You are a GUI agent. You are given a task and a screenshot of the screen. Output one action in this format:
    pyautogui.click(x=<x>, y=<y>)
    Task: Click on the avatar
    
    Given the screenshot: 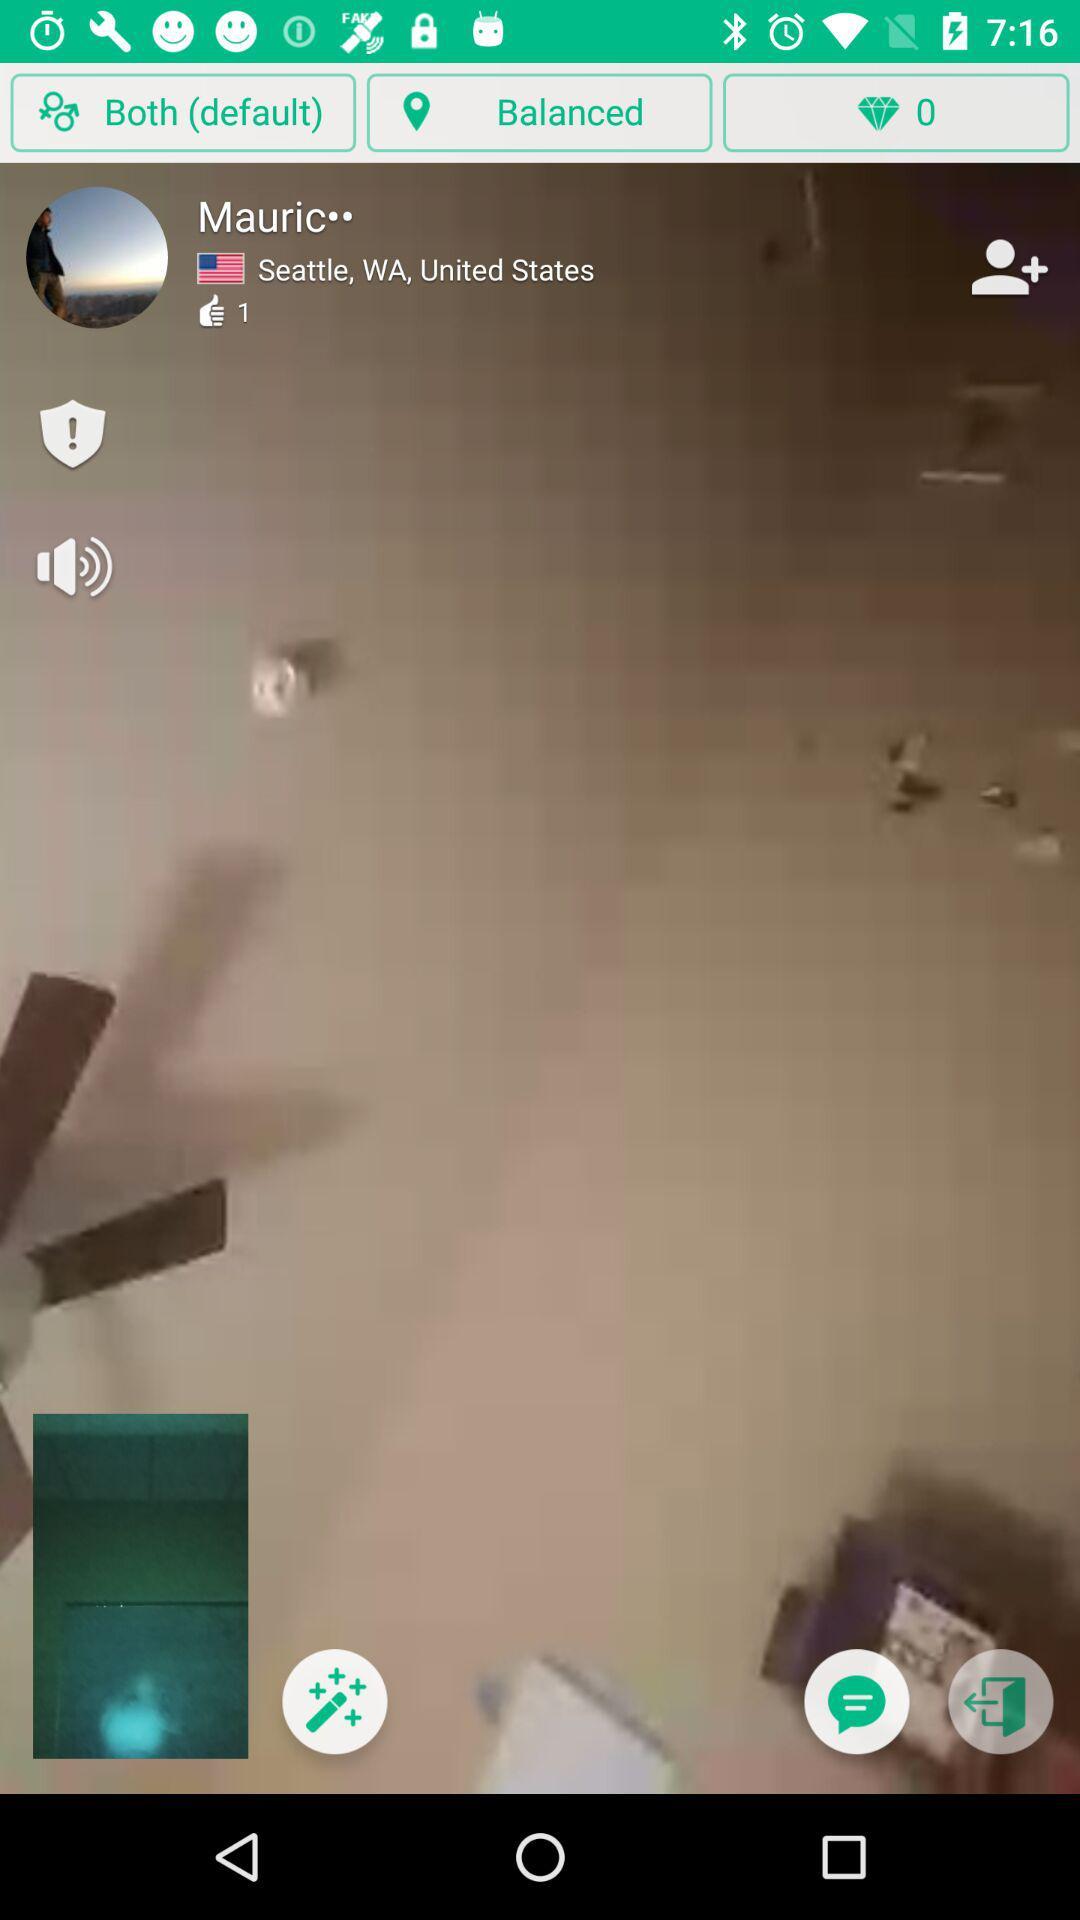 What is the action you would take?
    pyautogui.click(x=97, y=256)
    